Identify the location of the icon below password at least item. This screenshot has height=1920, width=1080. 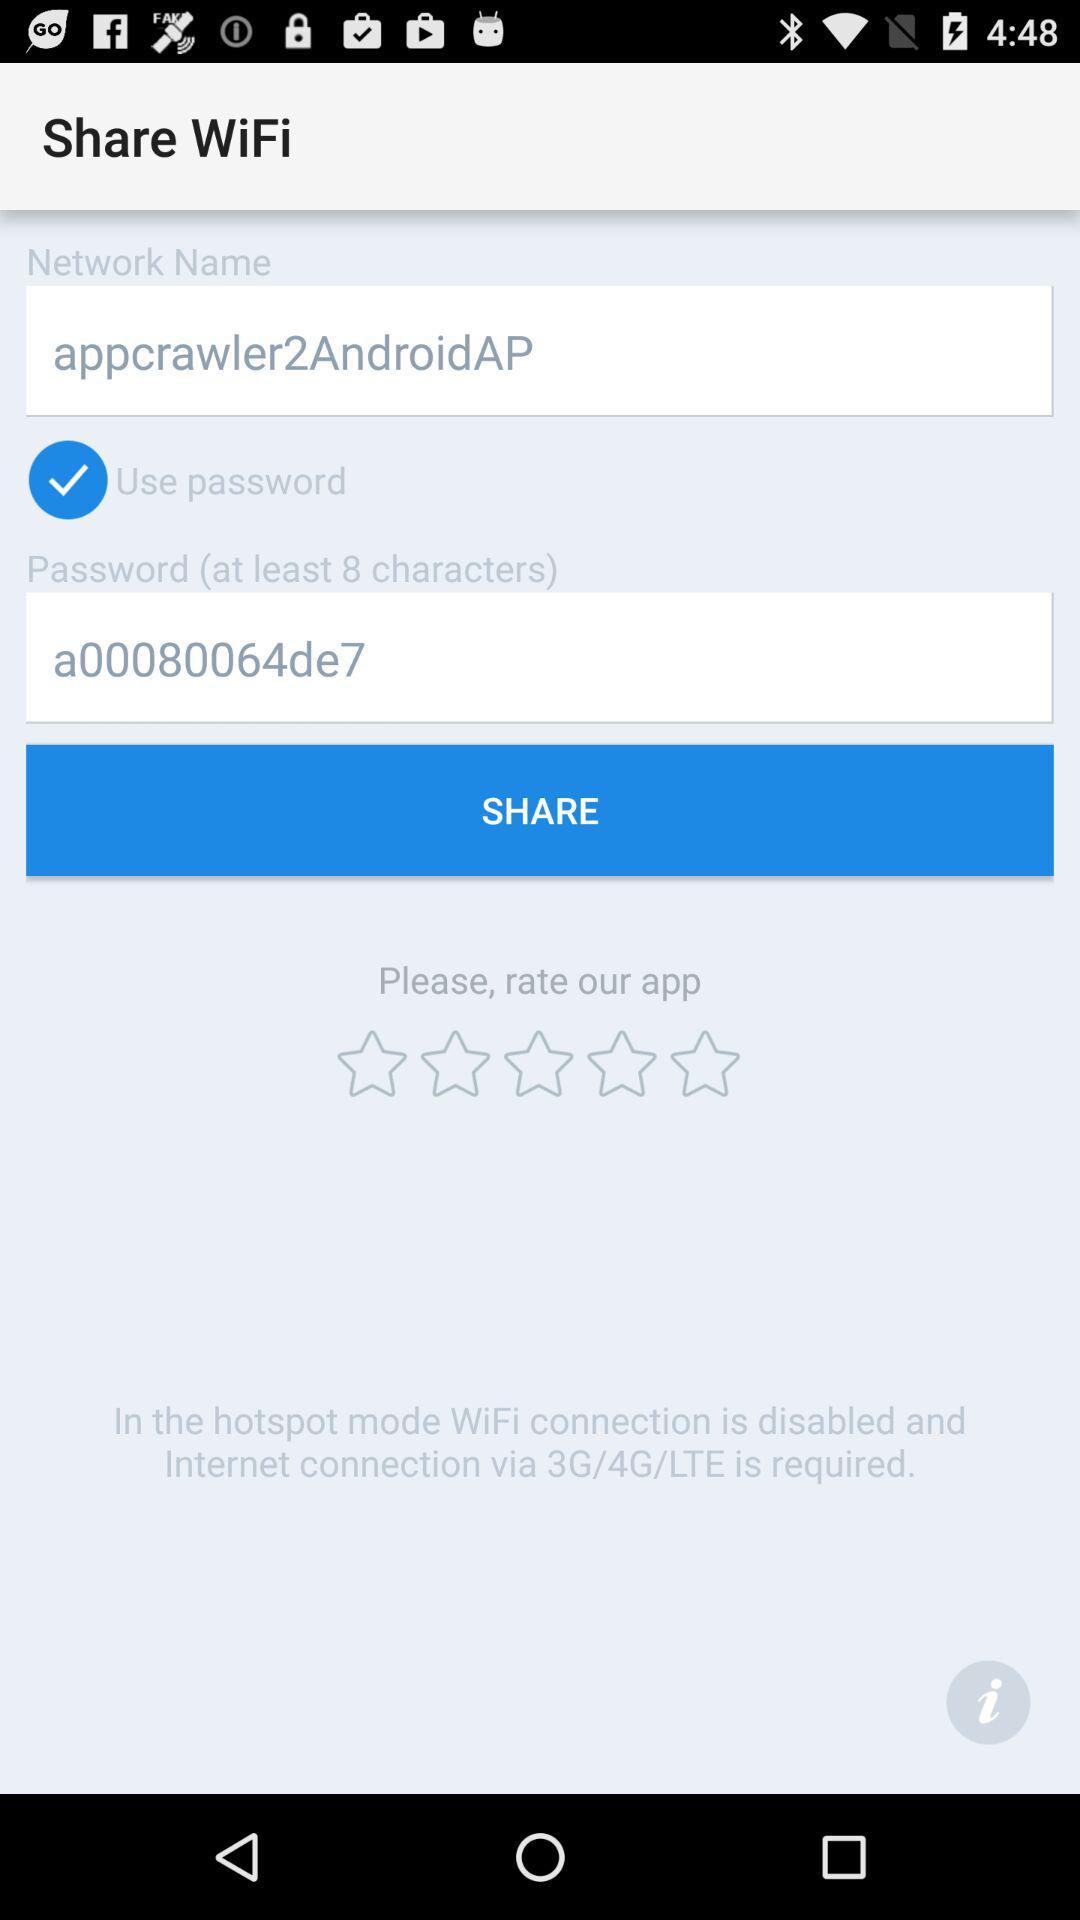
(540, 658).